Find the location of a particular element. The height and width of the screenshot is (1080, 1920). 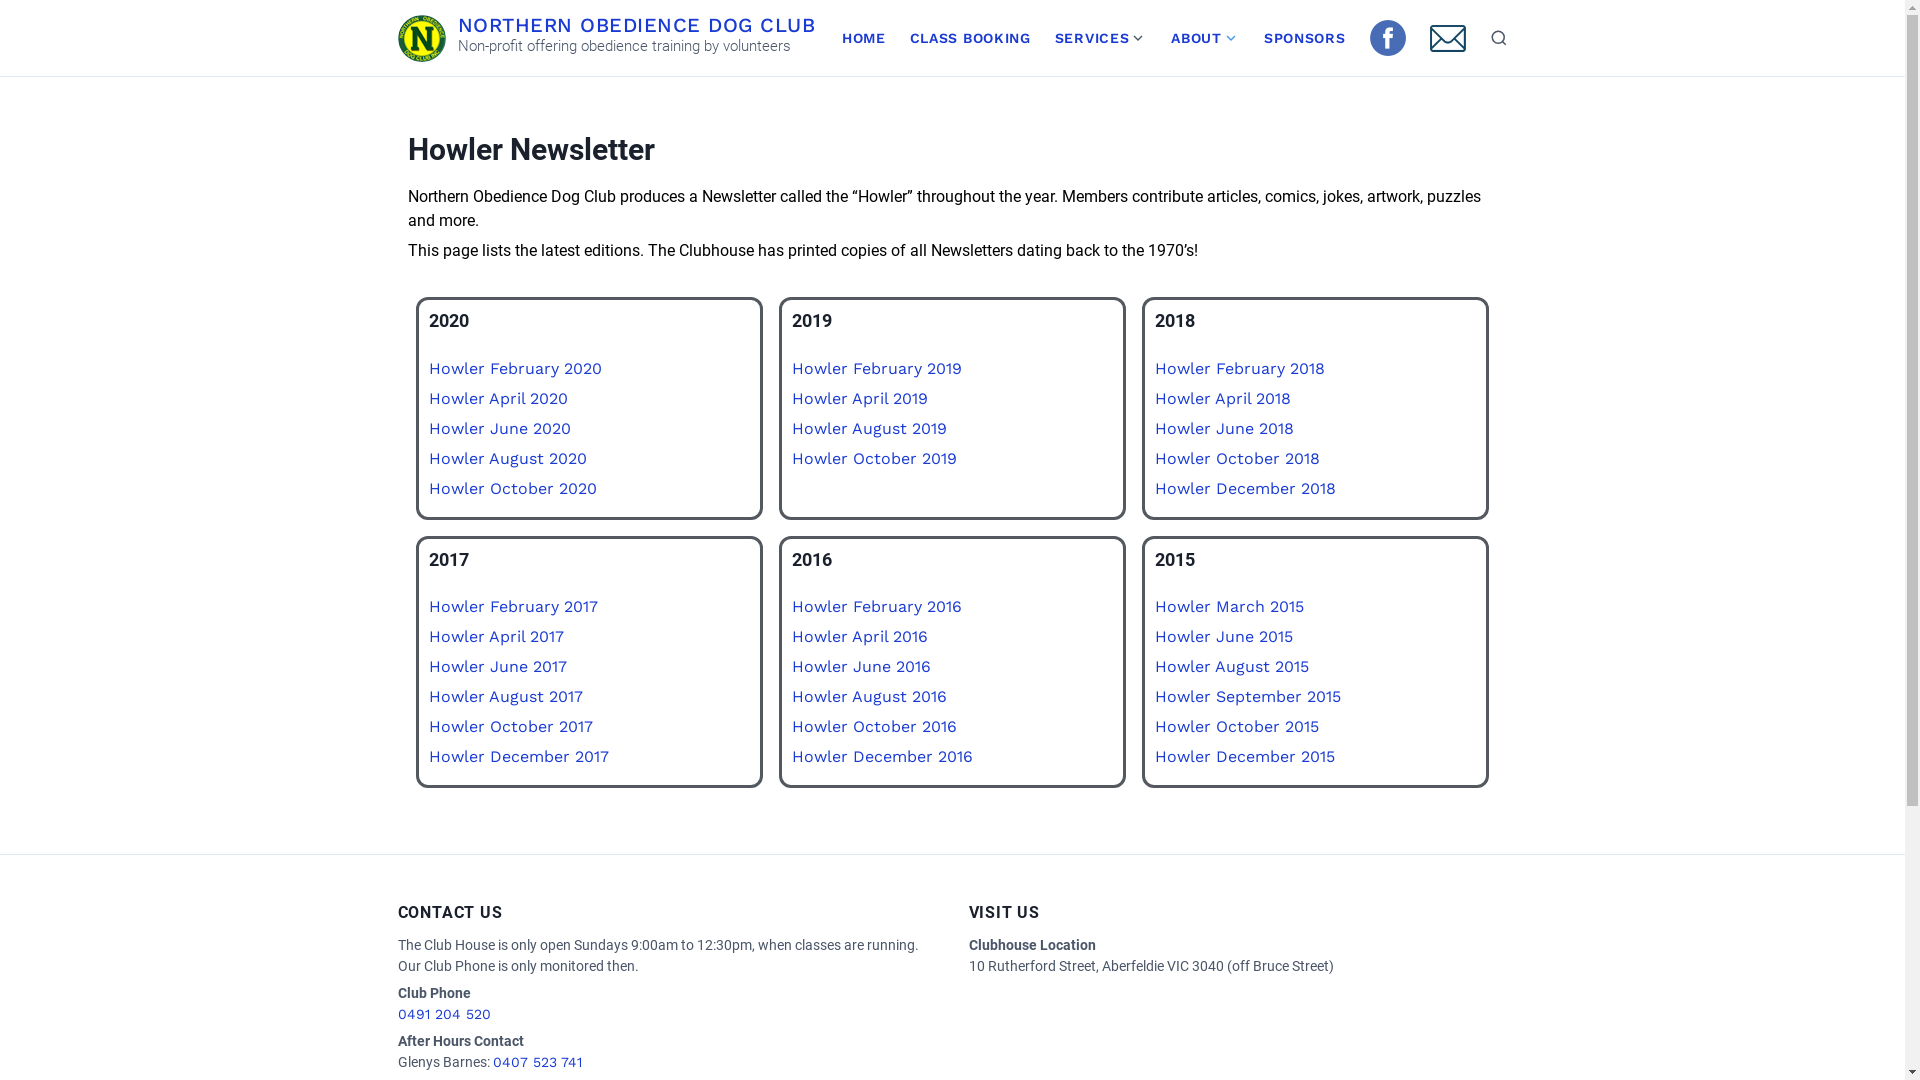

'Howler October 2018' is located at coordinates (1155, 457).